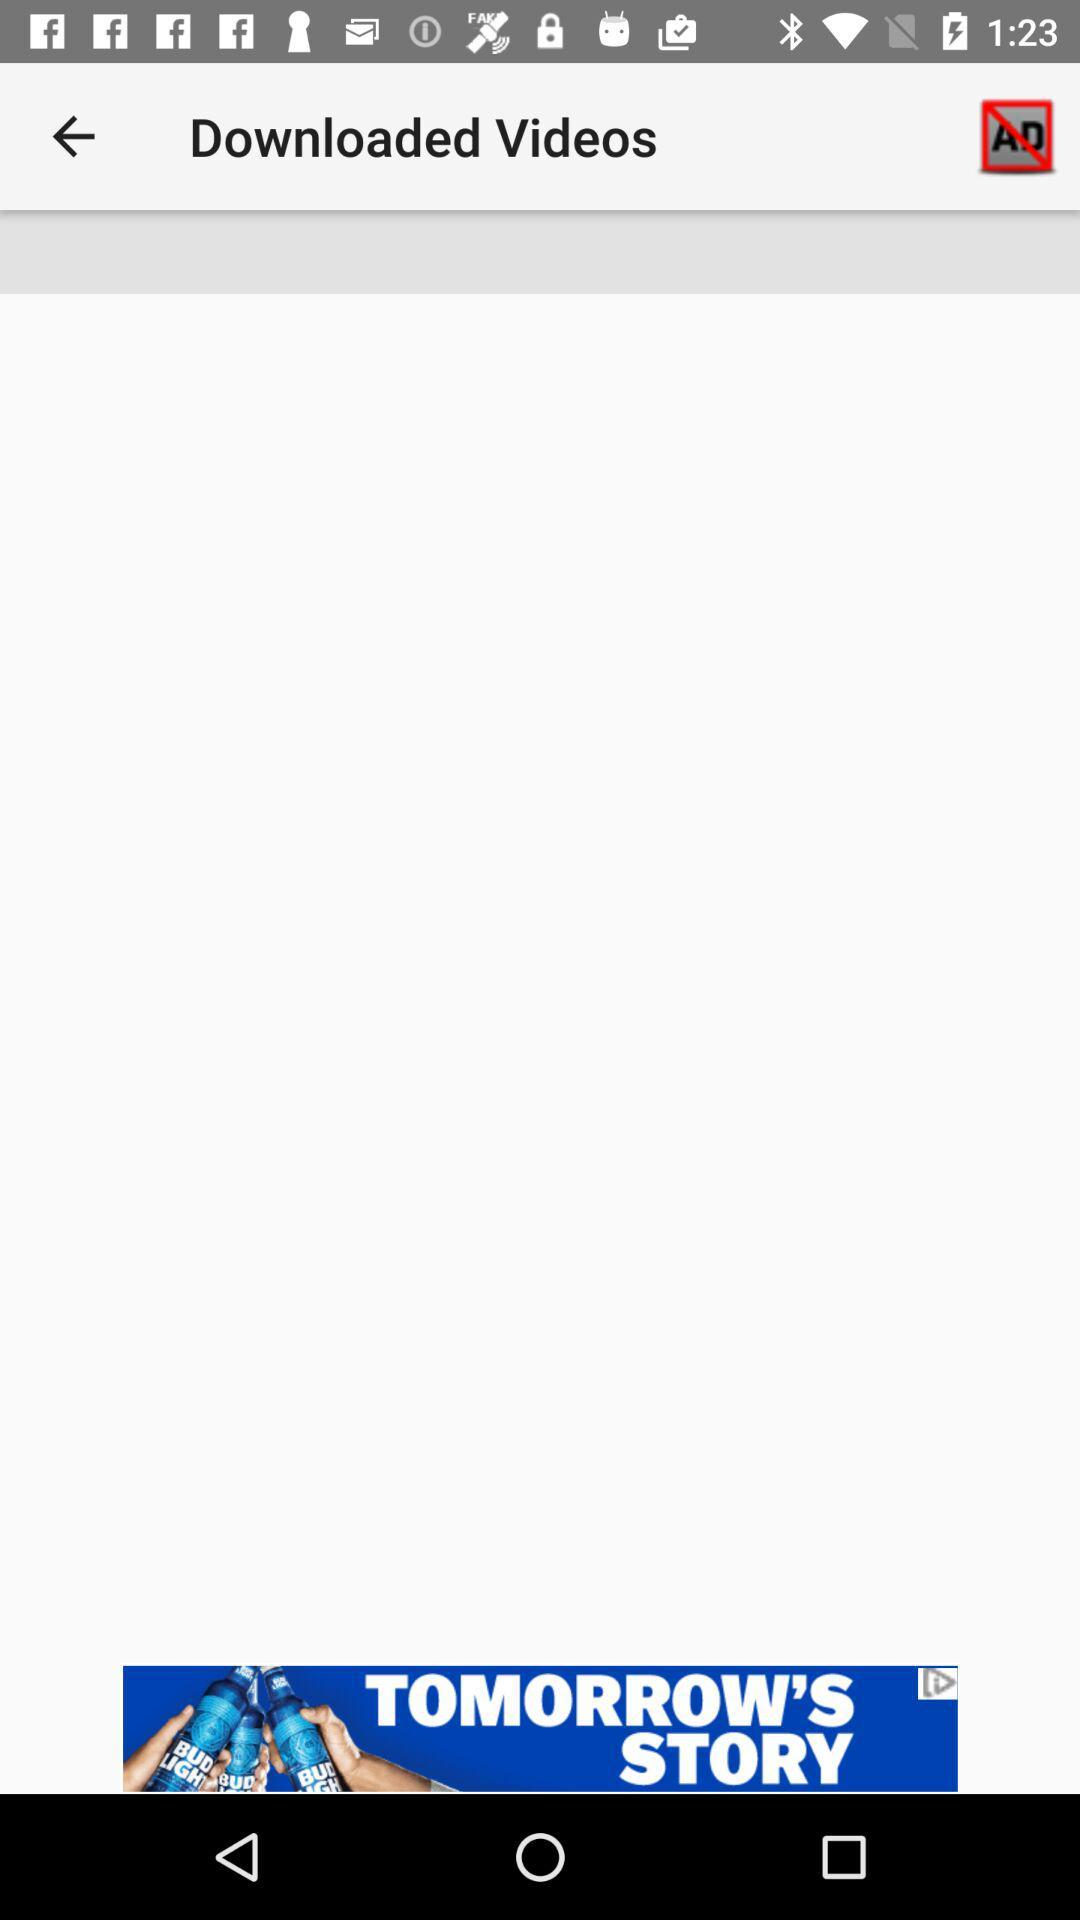  Describe the element at coordinates (540, 1727) in the screenshot. I see `the option` at that location.